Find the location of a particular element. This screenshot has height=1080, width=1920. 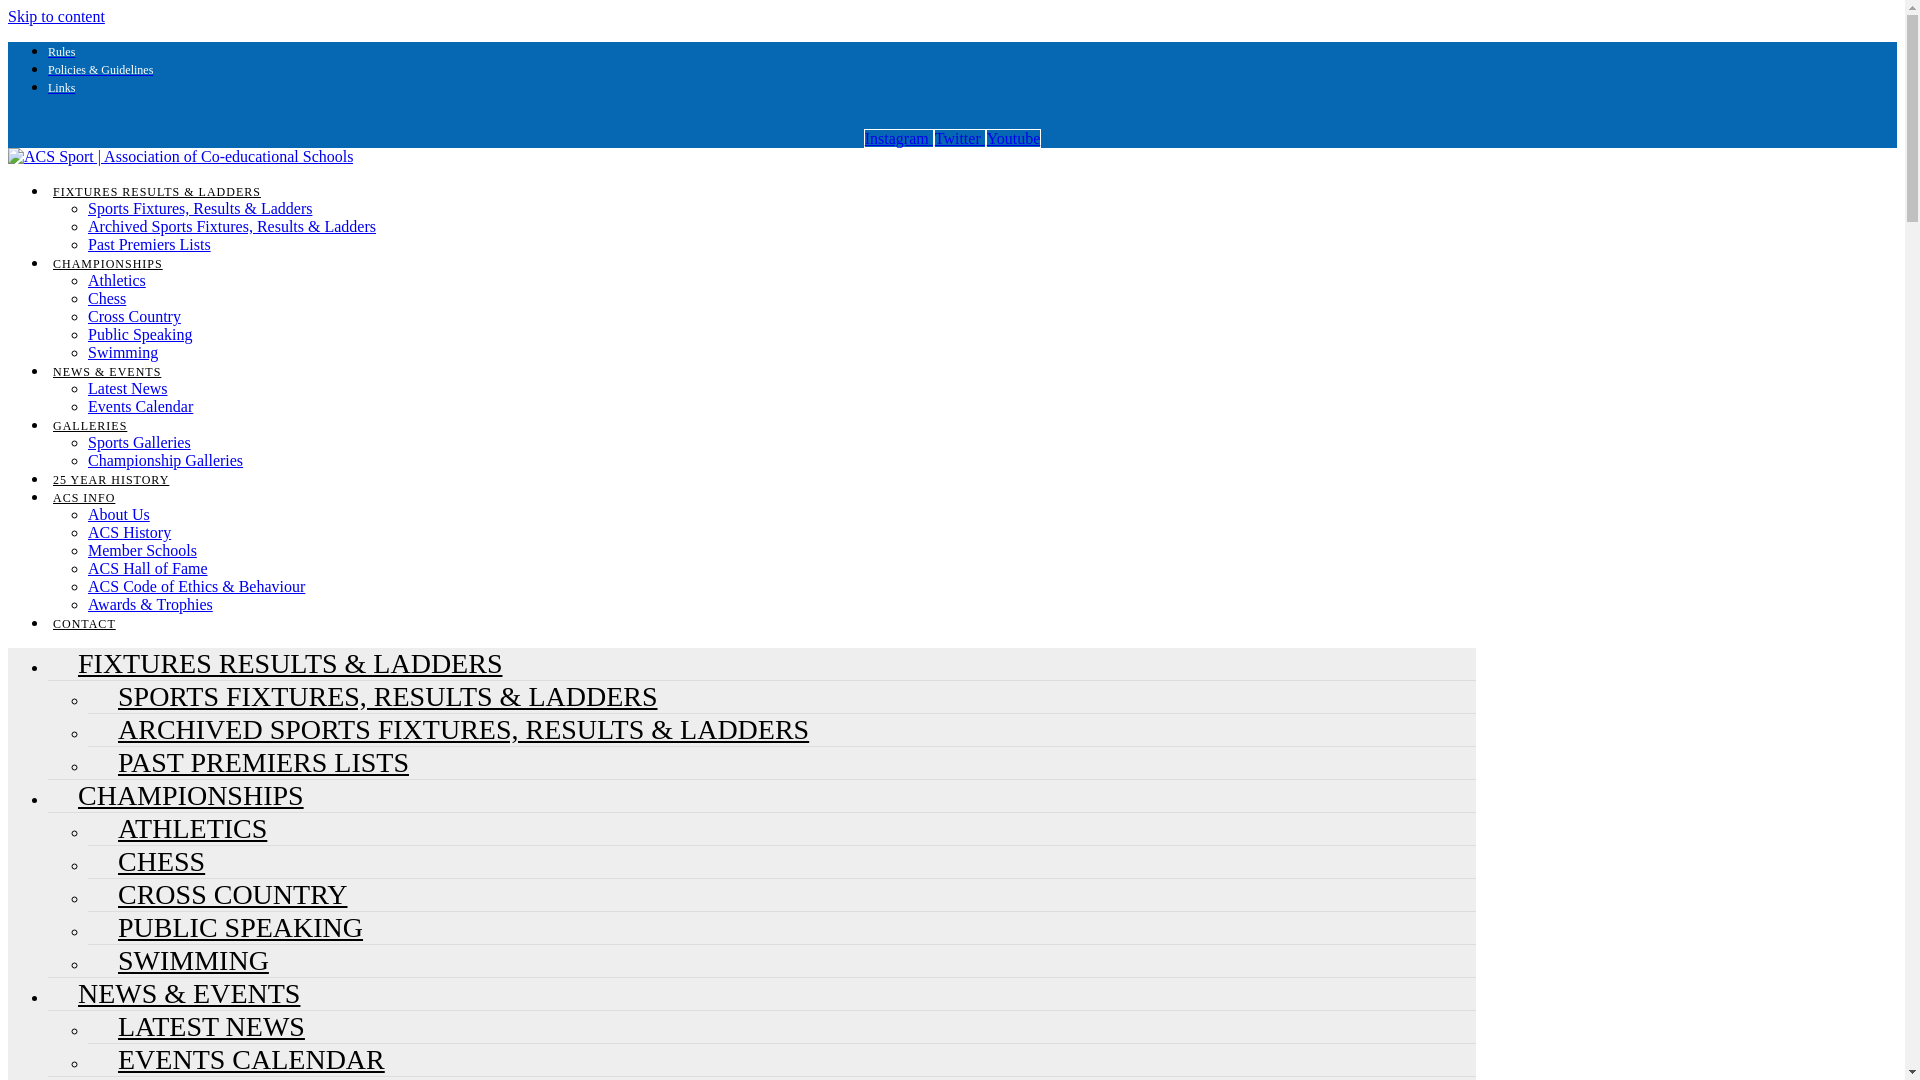

'Policies & Guidelines' is located at coordinates (99, 68).